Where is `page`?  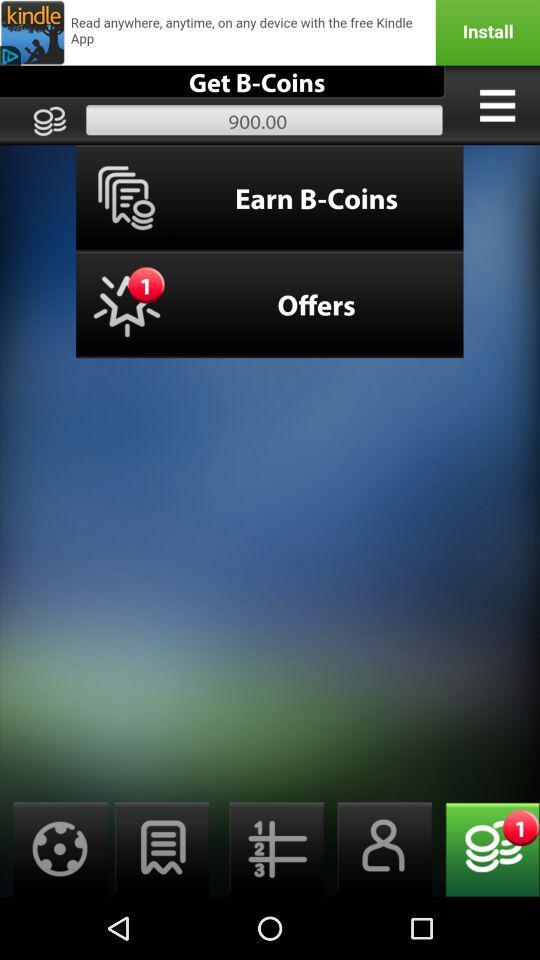 page is located at coordinates (161, 848).